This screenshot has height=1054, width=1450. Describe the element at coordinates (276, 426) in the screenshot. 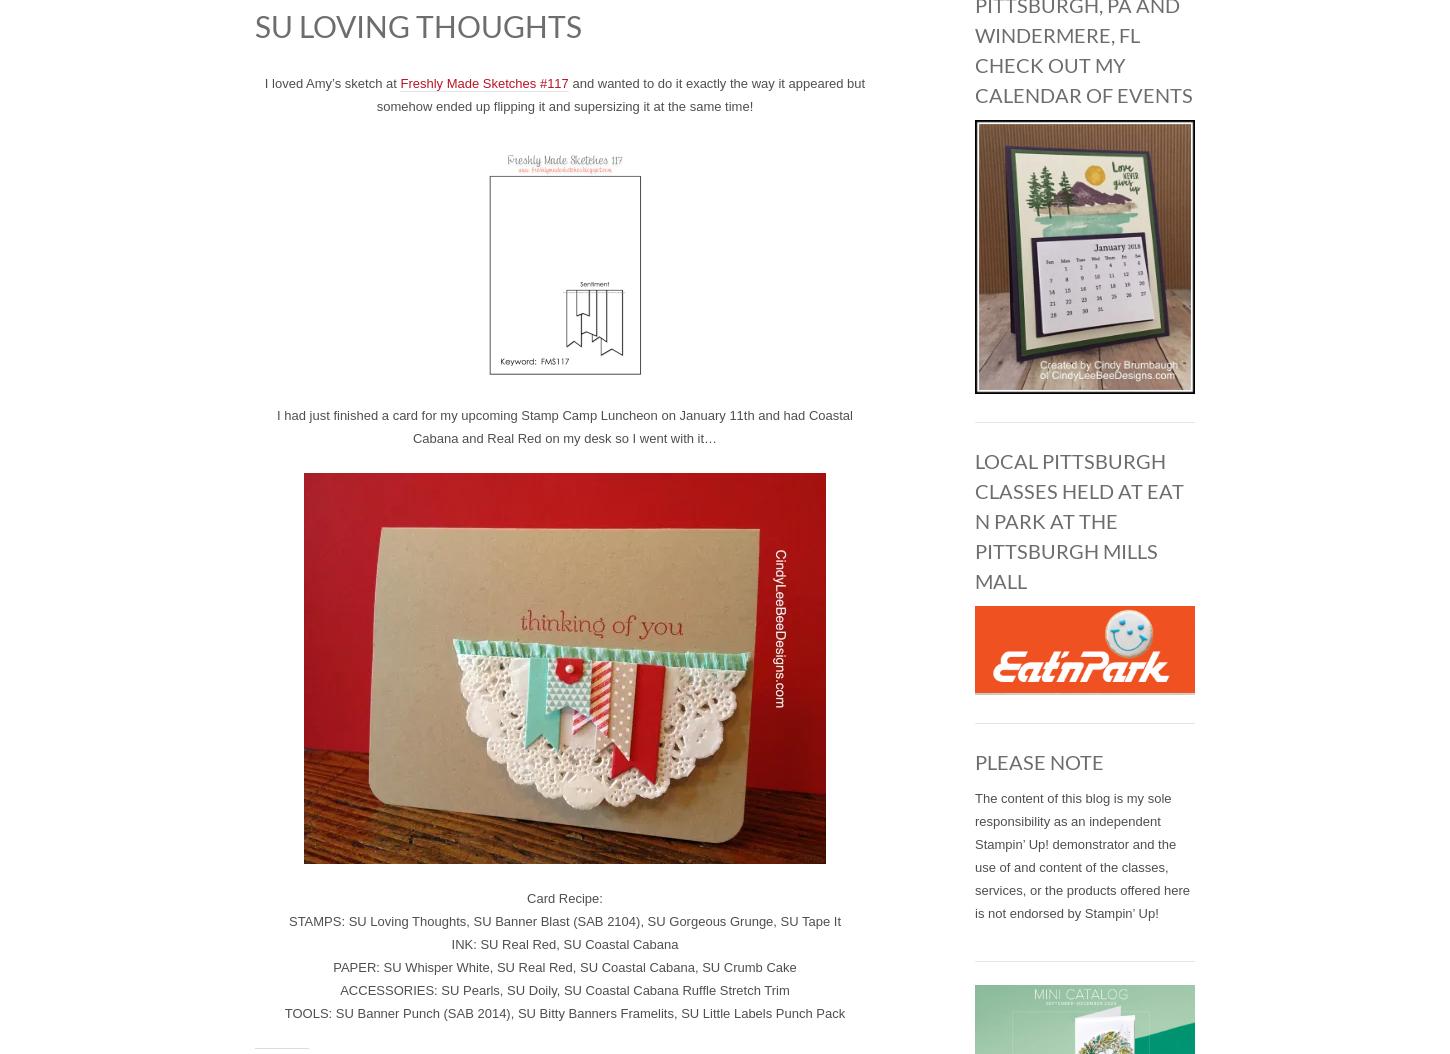

I see `'I had just finished a card for my upcoming Stamp Camp Luncheon on January 11th and had Coastal Cabana and Real Red on my desk so I went with it…'` at that location.